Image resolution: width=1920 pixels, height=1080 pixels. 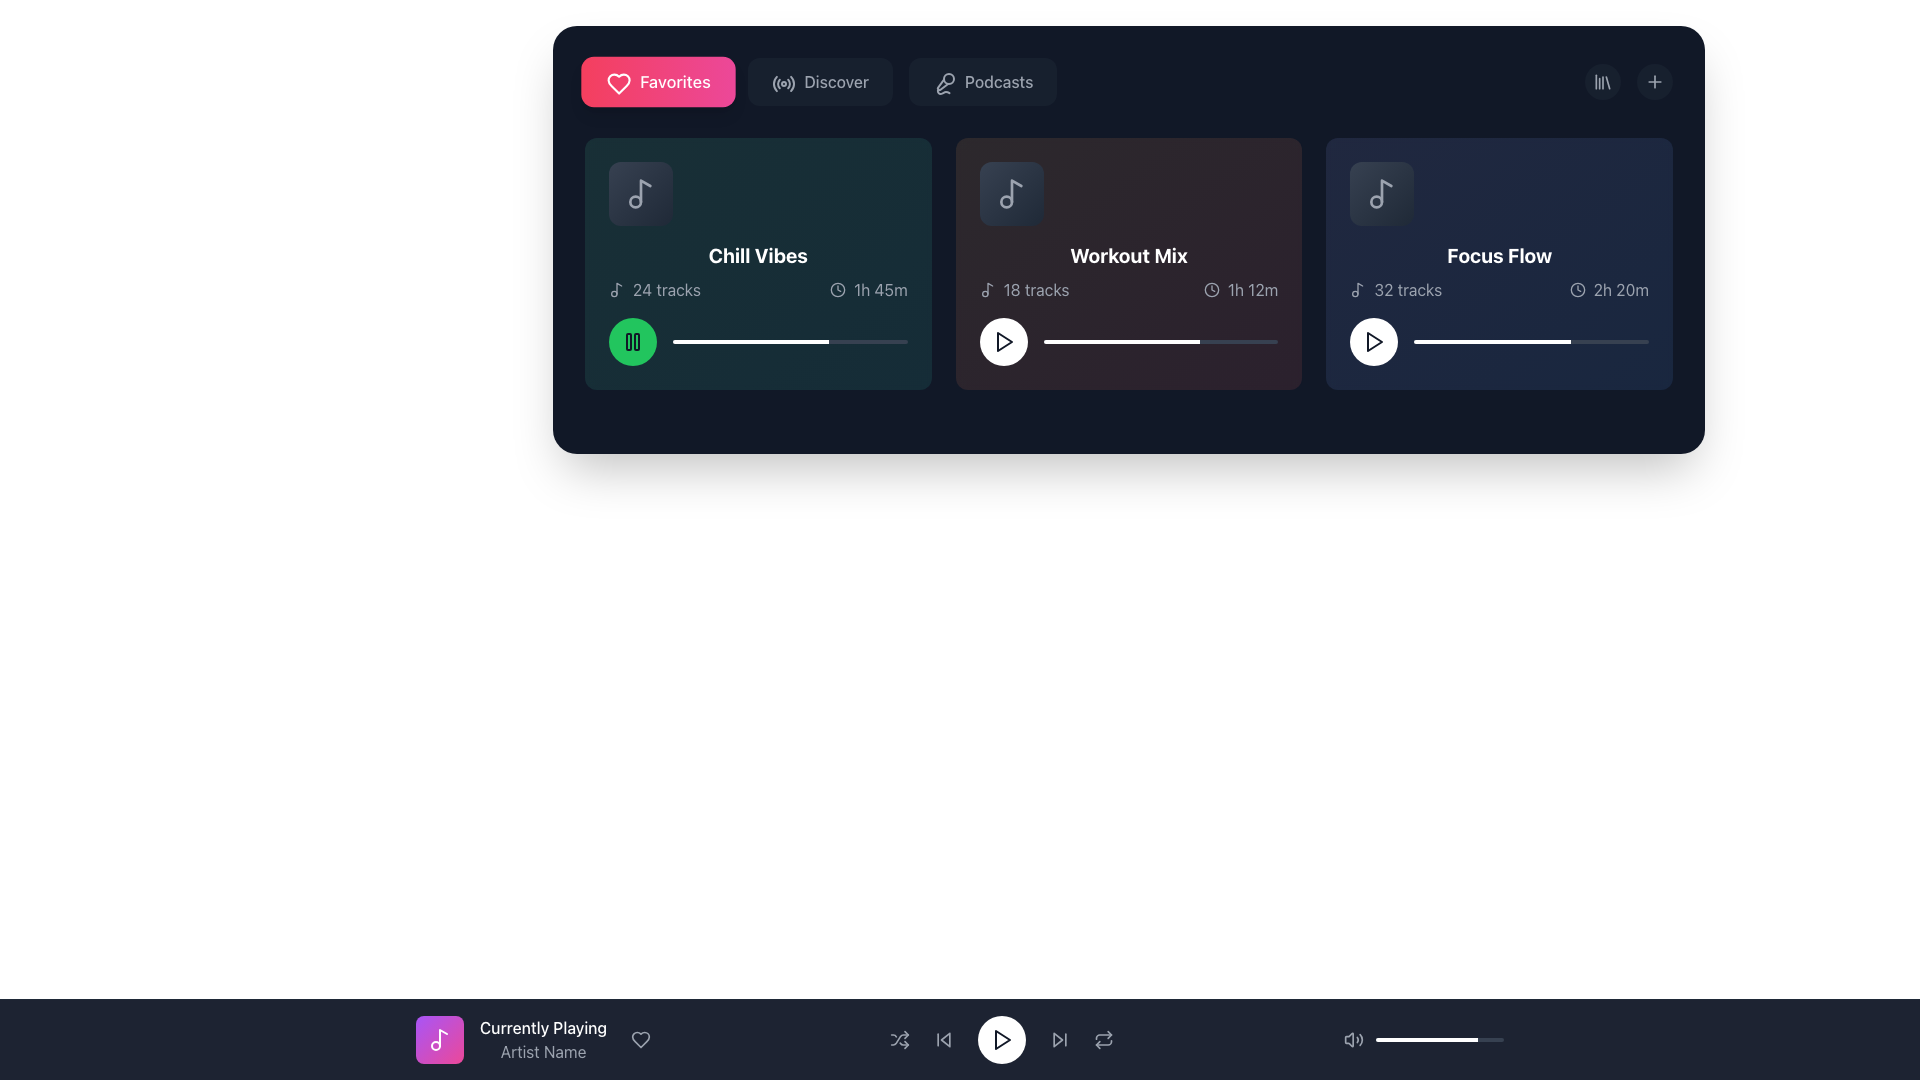 I want to click on the heart icon, which has a hollow appearance and is styled as a vector graphic, to mark the track as a favorite, so click(x=641, y=1039).